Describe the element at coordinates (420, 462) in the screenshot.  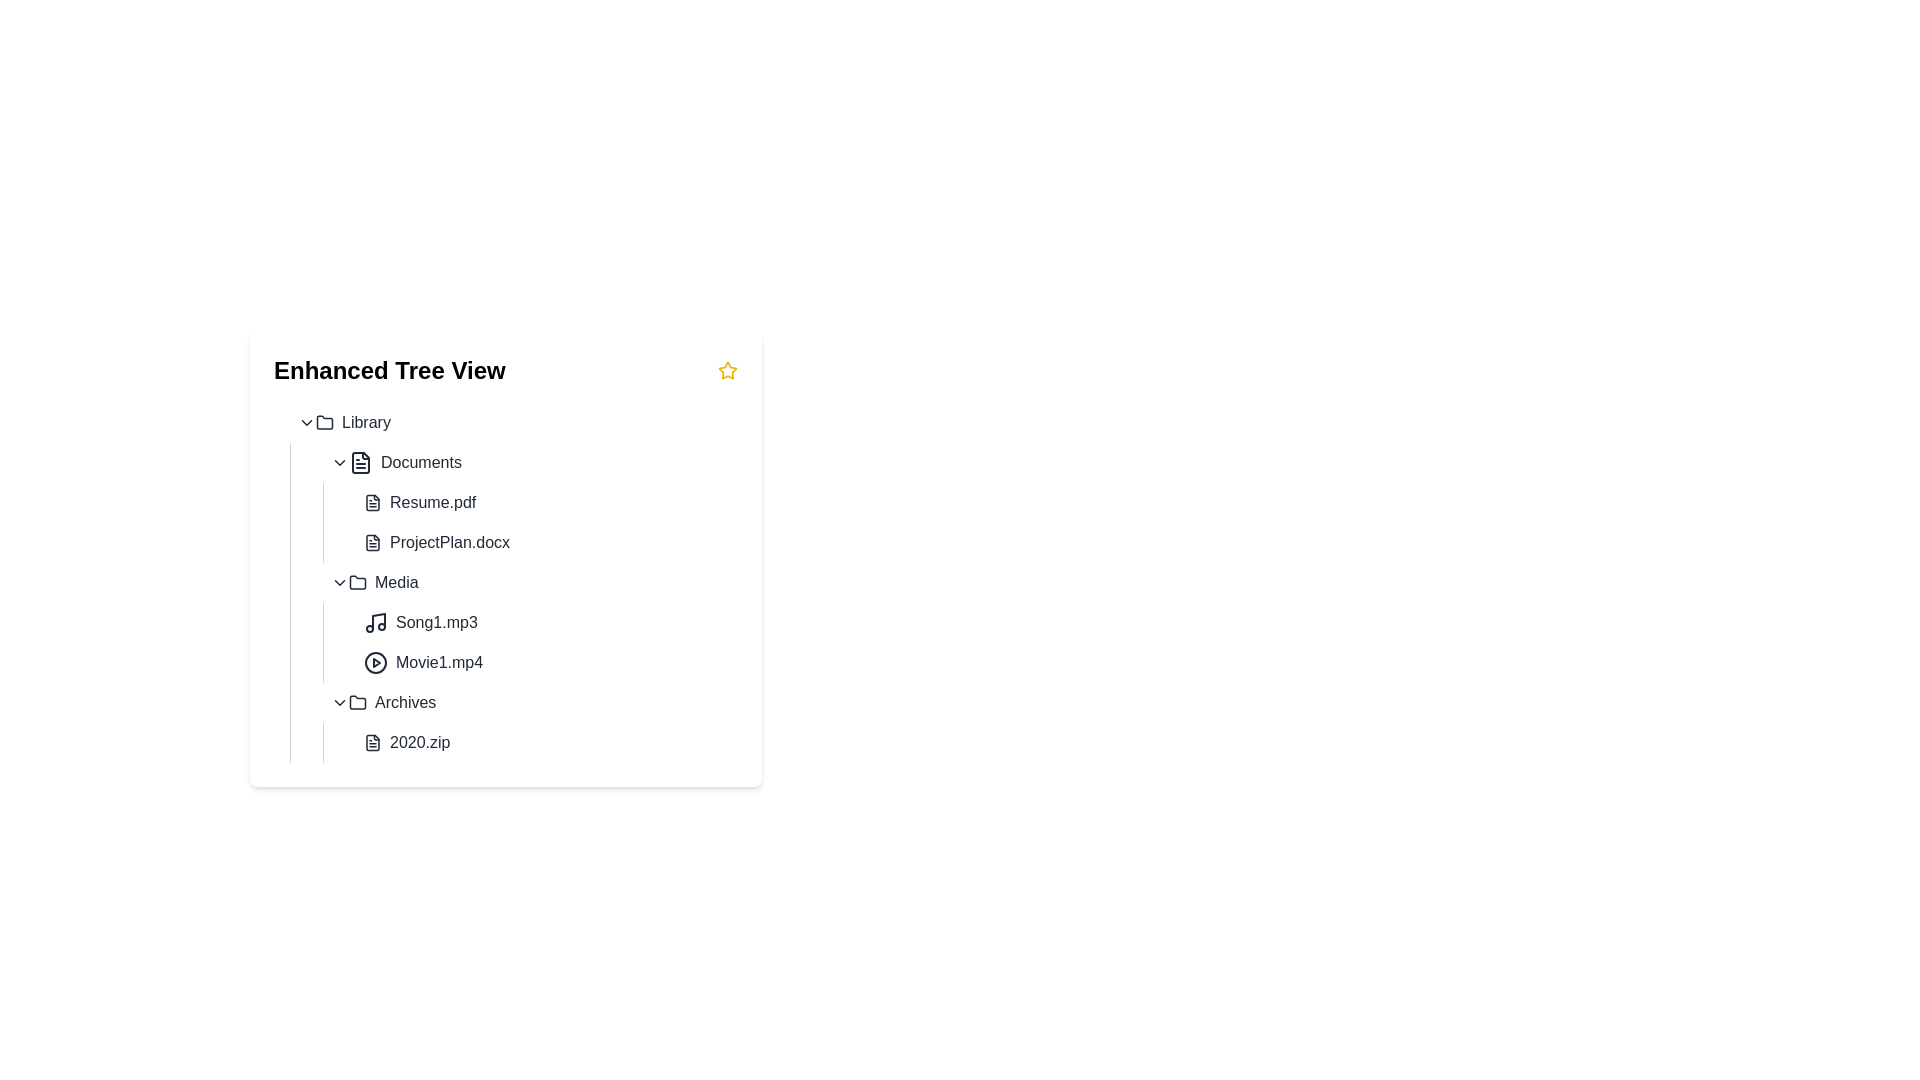
I see `the 'Documents' text label` at that location.